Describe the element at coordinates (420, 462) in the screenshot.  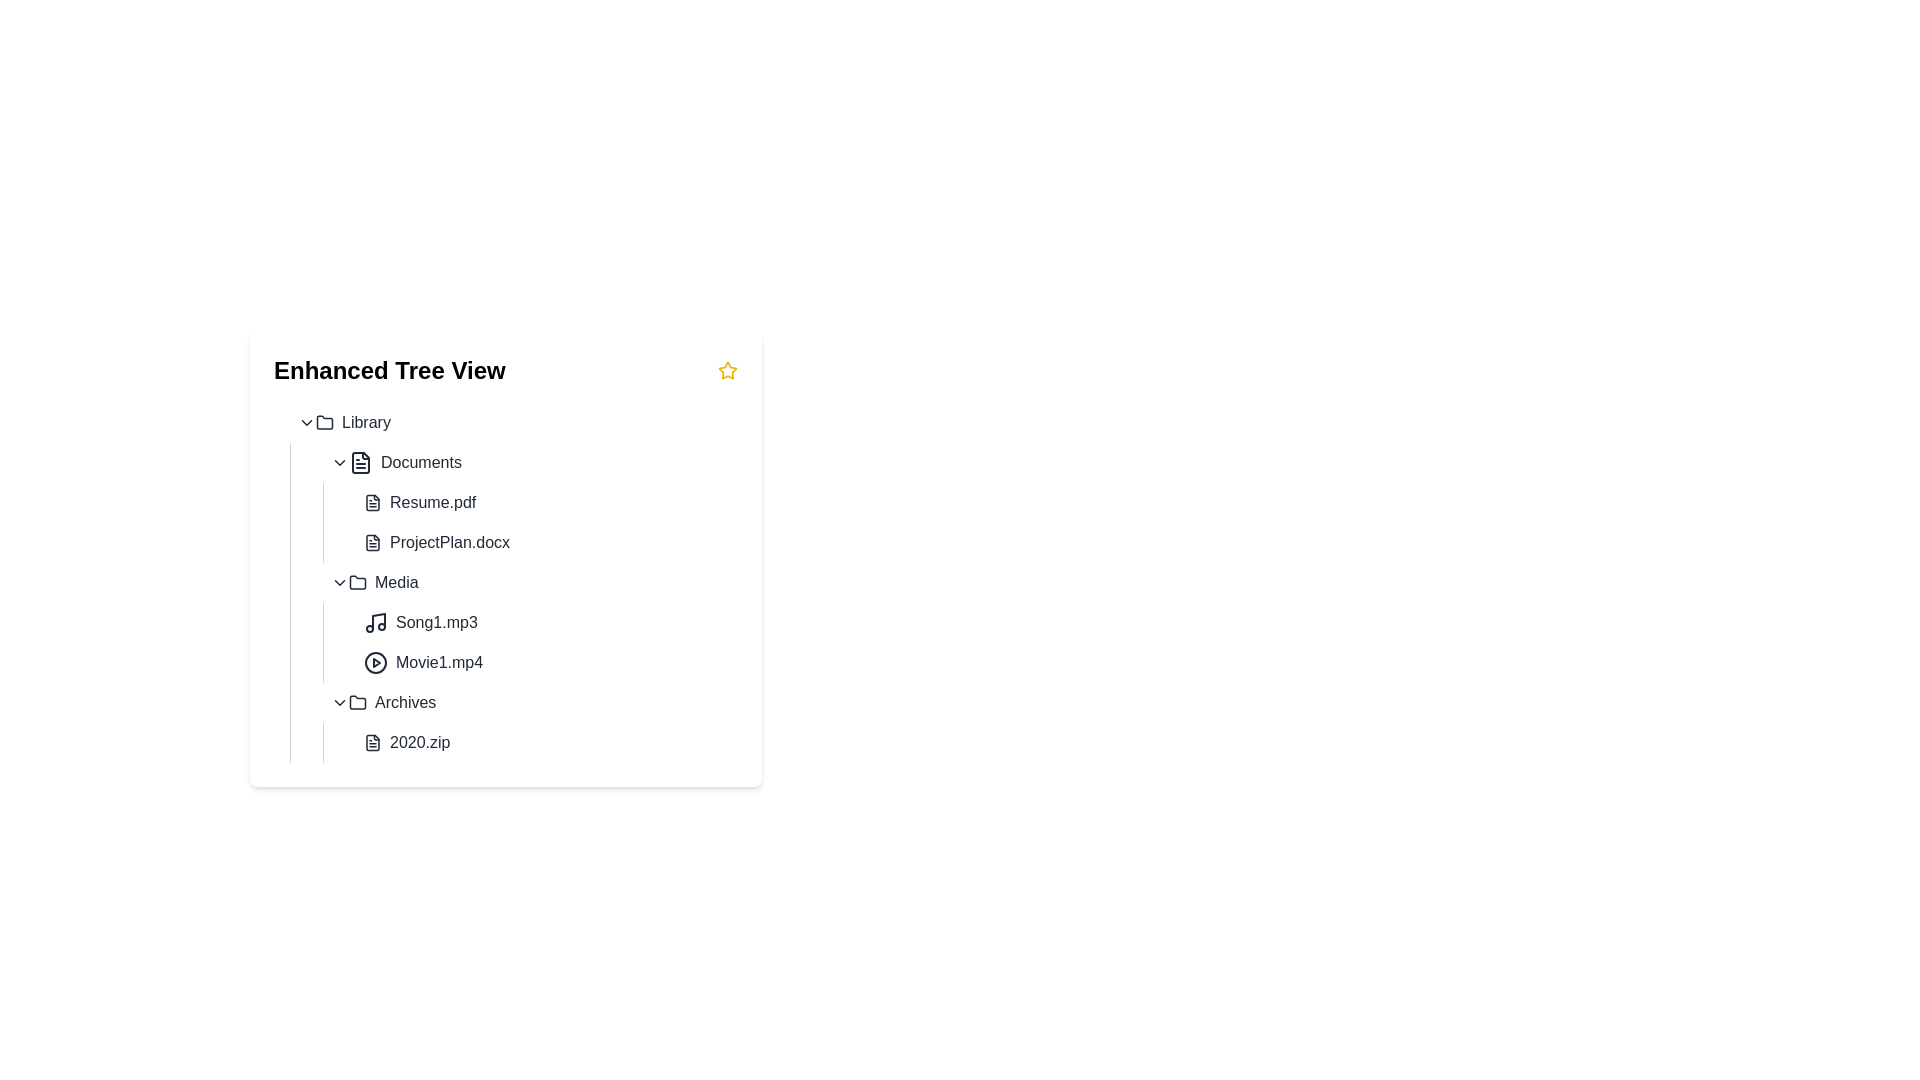
I see `the 'Documents' text label` at that location.